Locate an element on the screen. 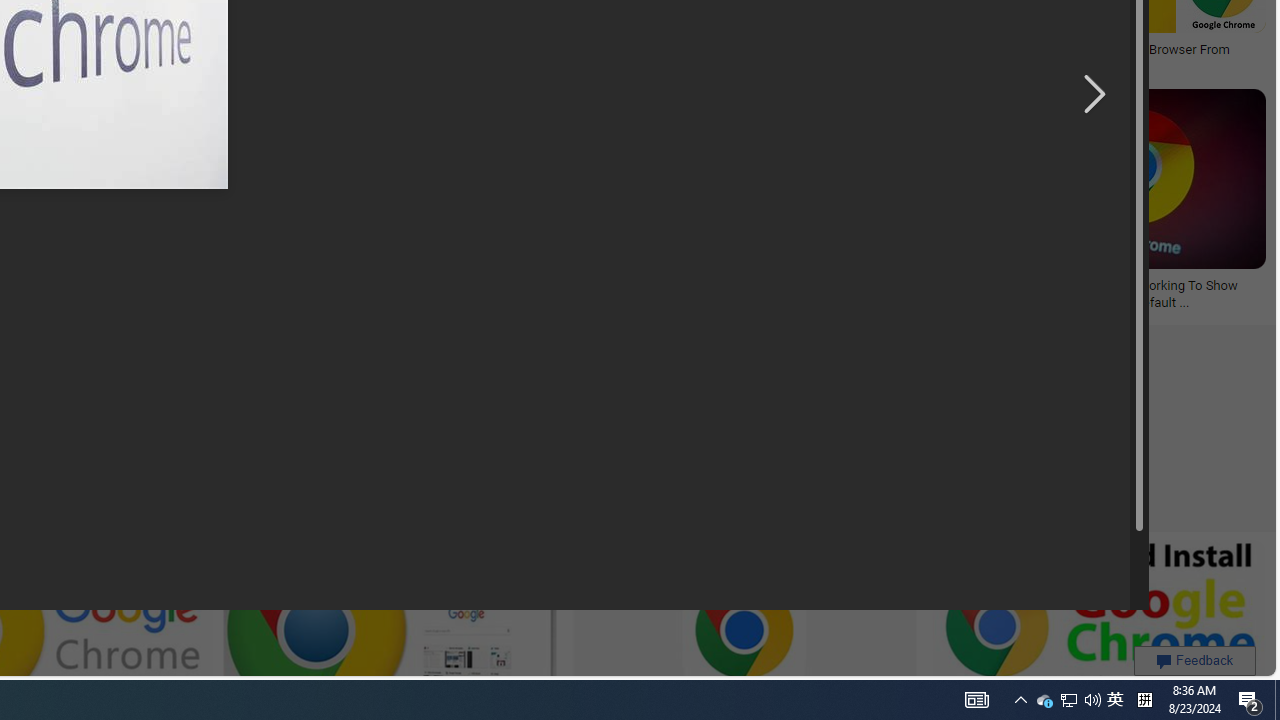 The height and width of the screenshot is (720, 1280). 'Feedback' is located at coordinates (1194, 660).